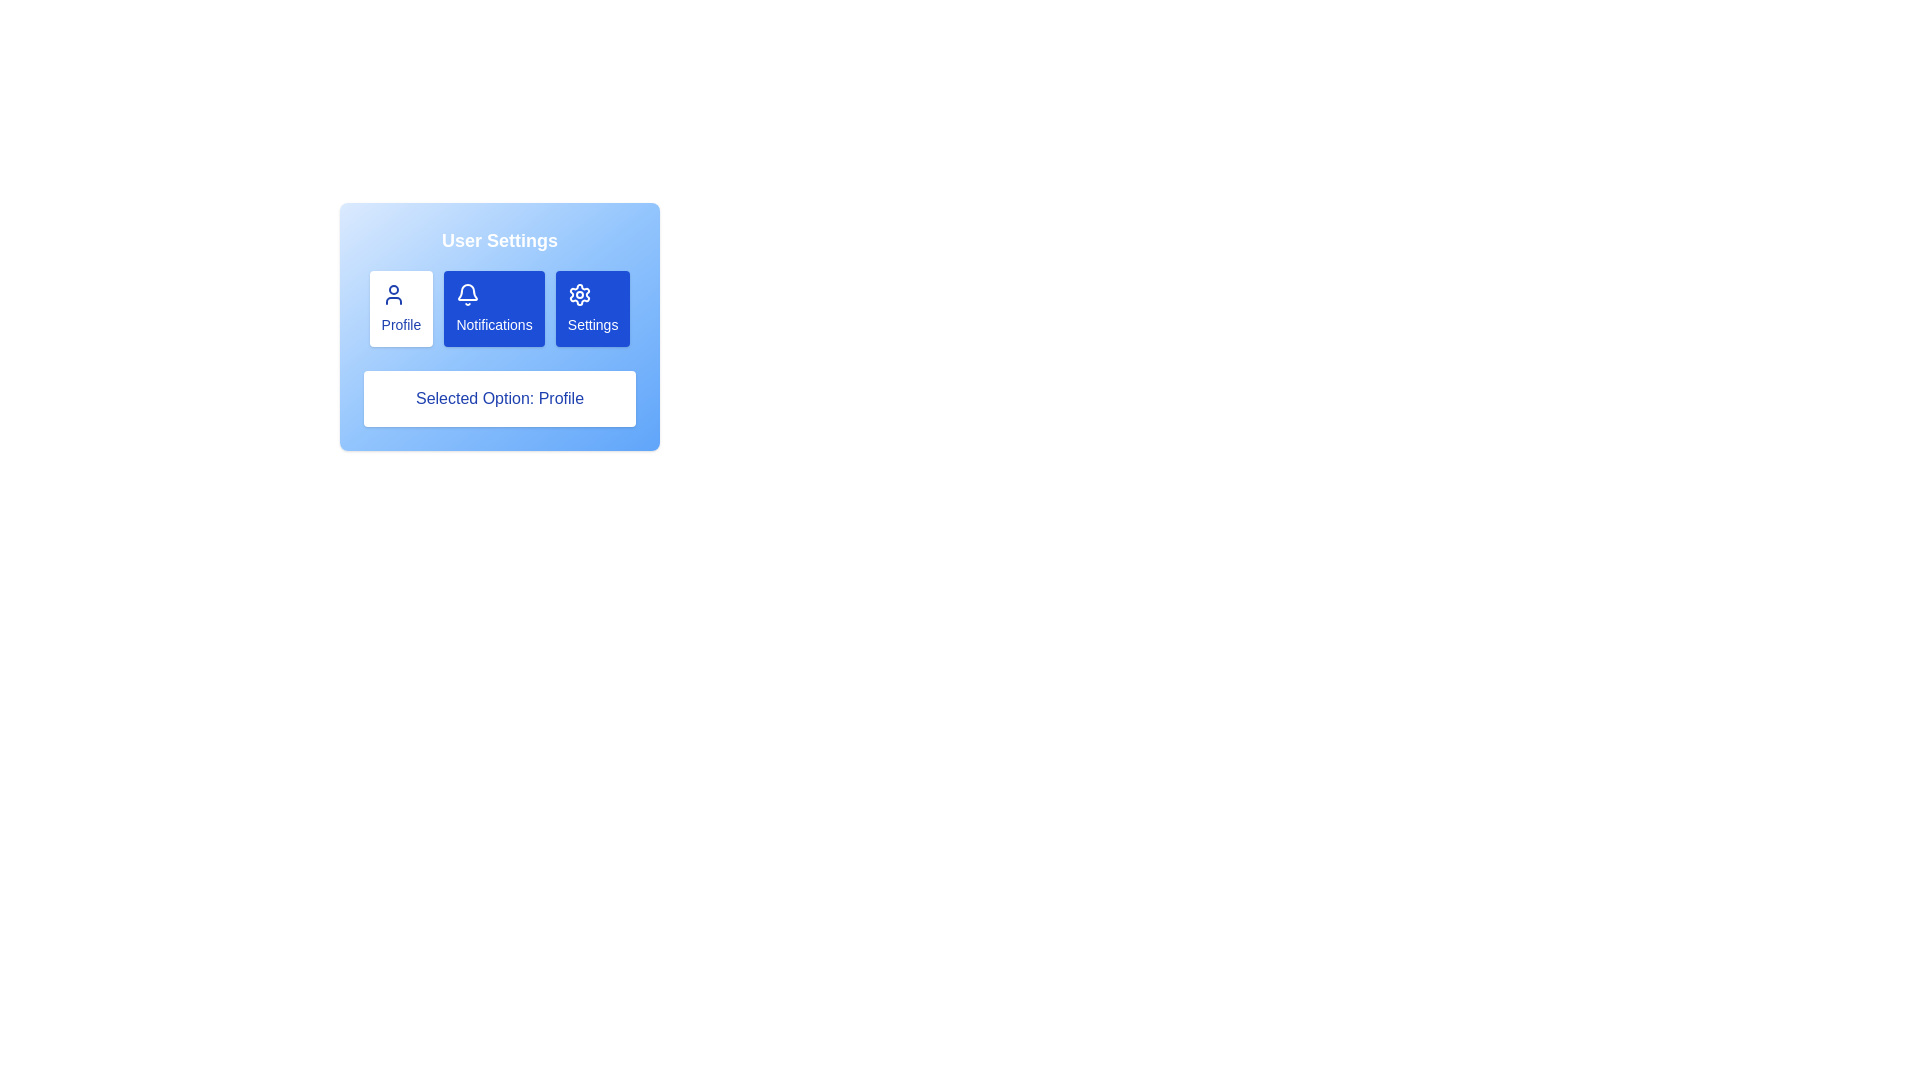  What do you see at coordinates (592, 308) in the screenshot?
I see `the button corresponding to the Settings section` at bounding box center [592, 308].